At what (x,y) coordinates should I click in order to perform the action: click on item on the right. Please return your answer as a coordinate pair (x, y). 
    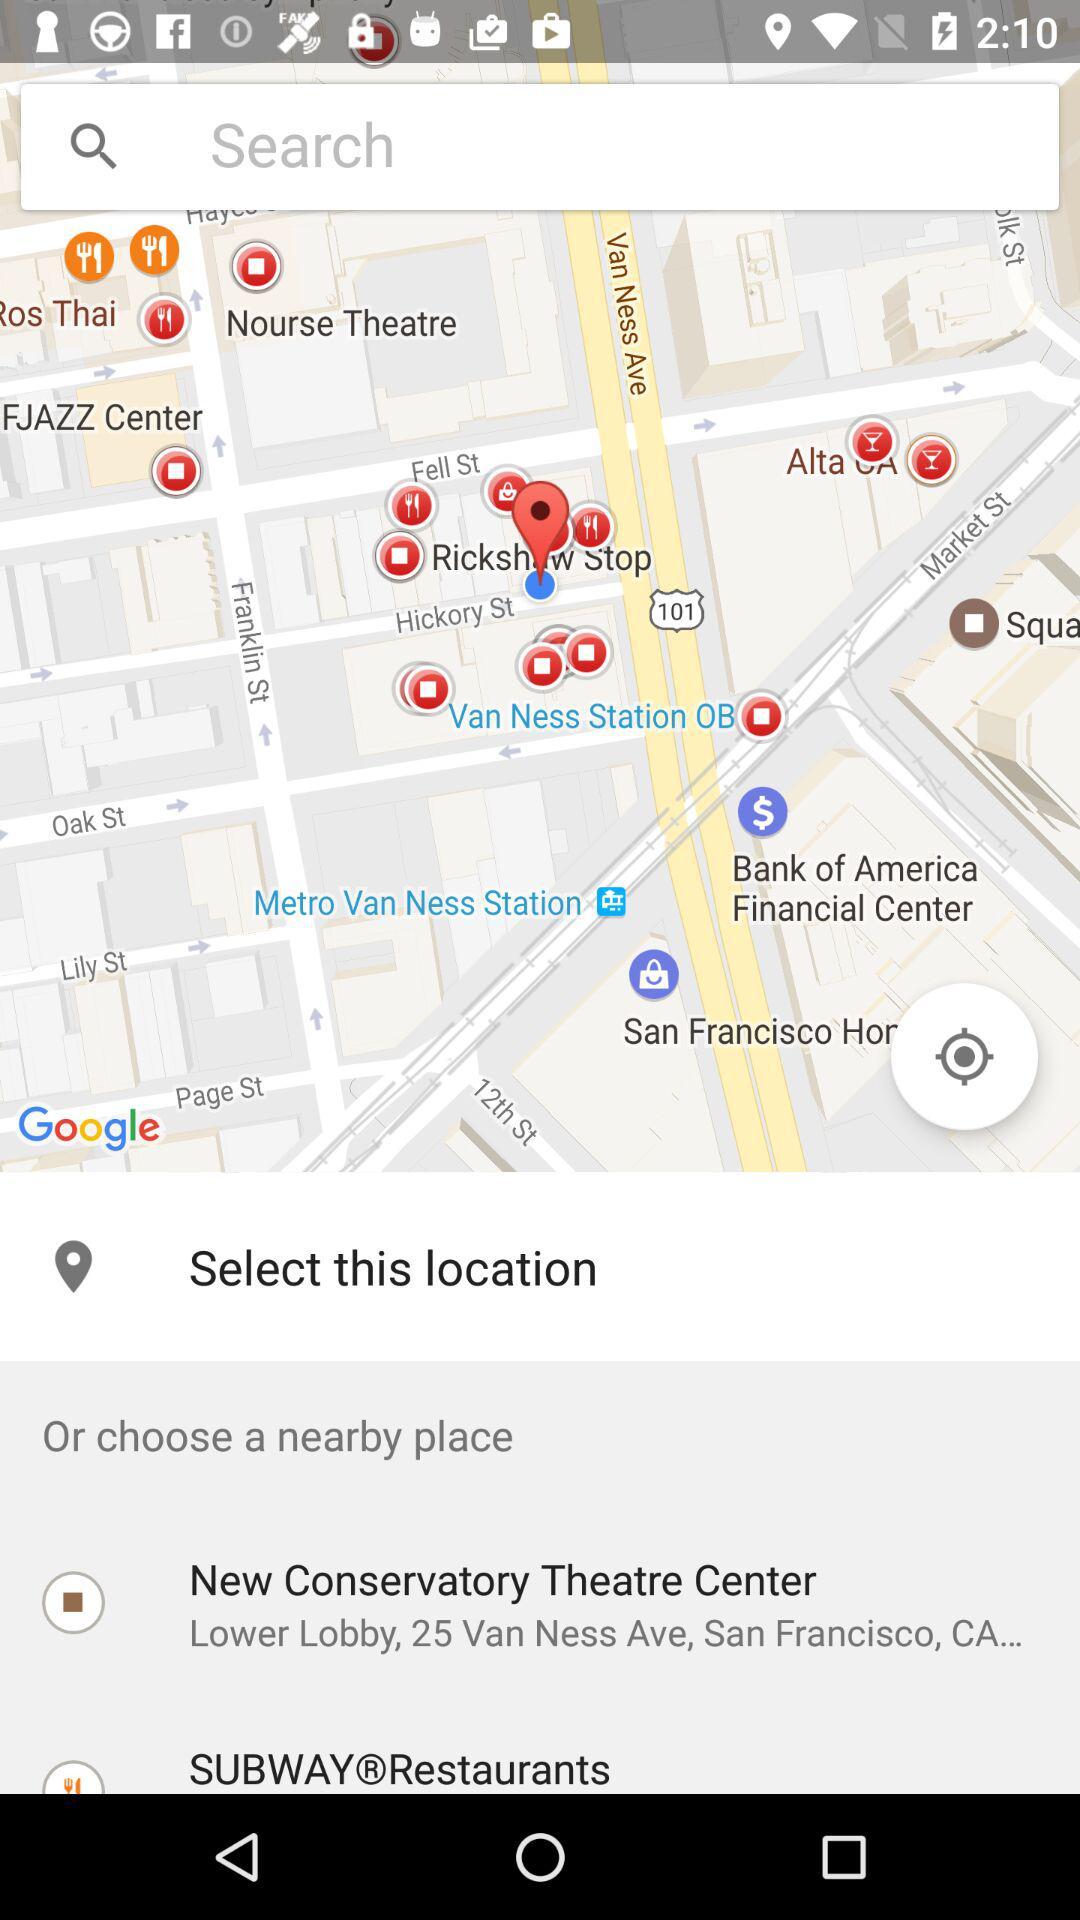
    Looking at the image, I should click on (963, 1055).